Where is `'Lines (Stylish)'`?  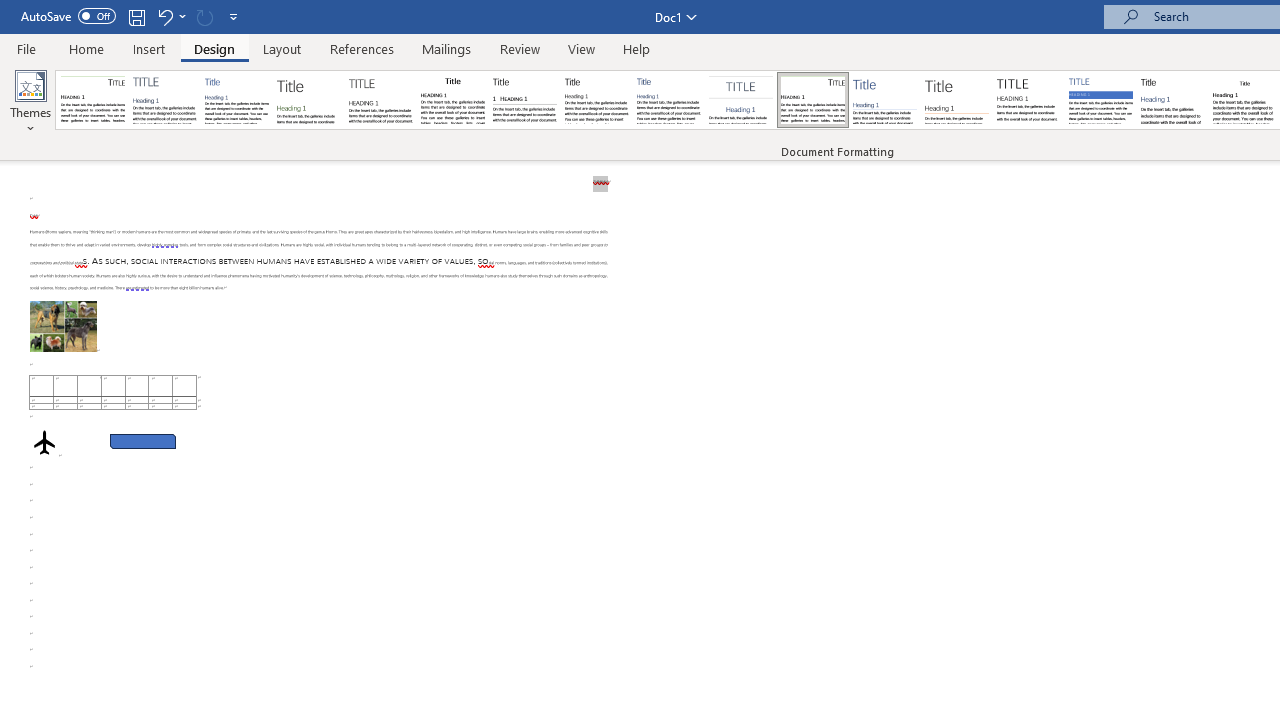
'Lines (Stylish)' is located at coordinates (956, 100).